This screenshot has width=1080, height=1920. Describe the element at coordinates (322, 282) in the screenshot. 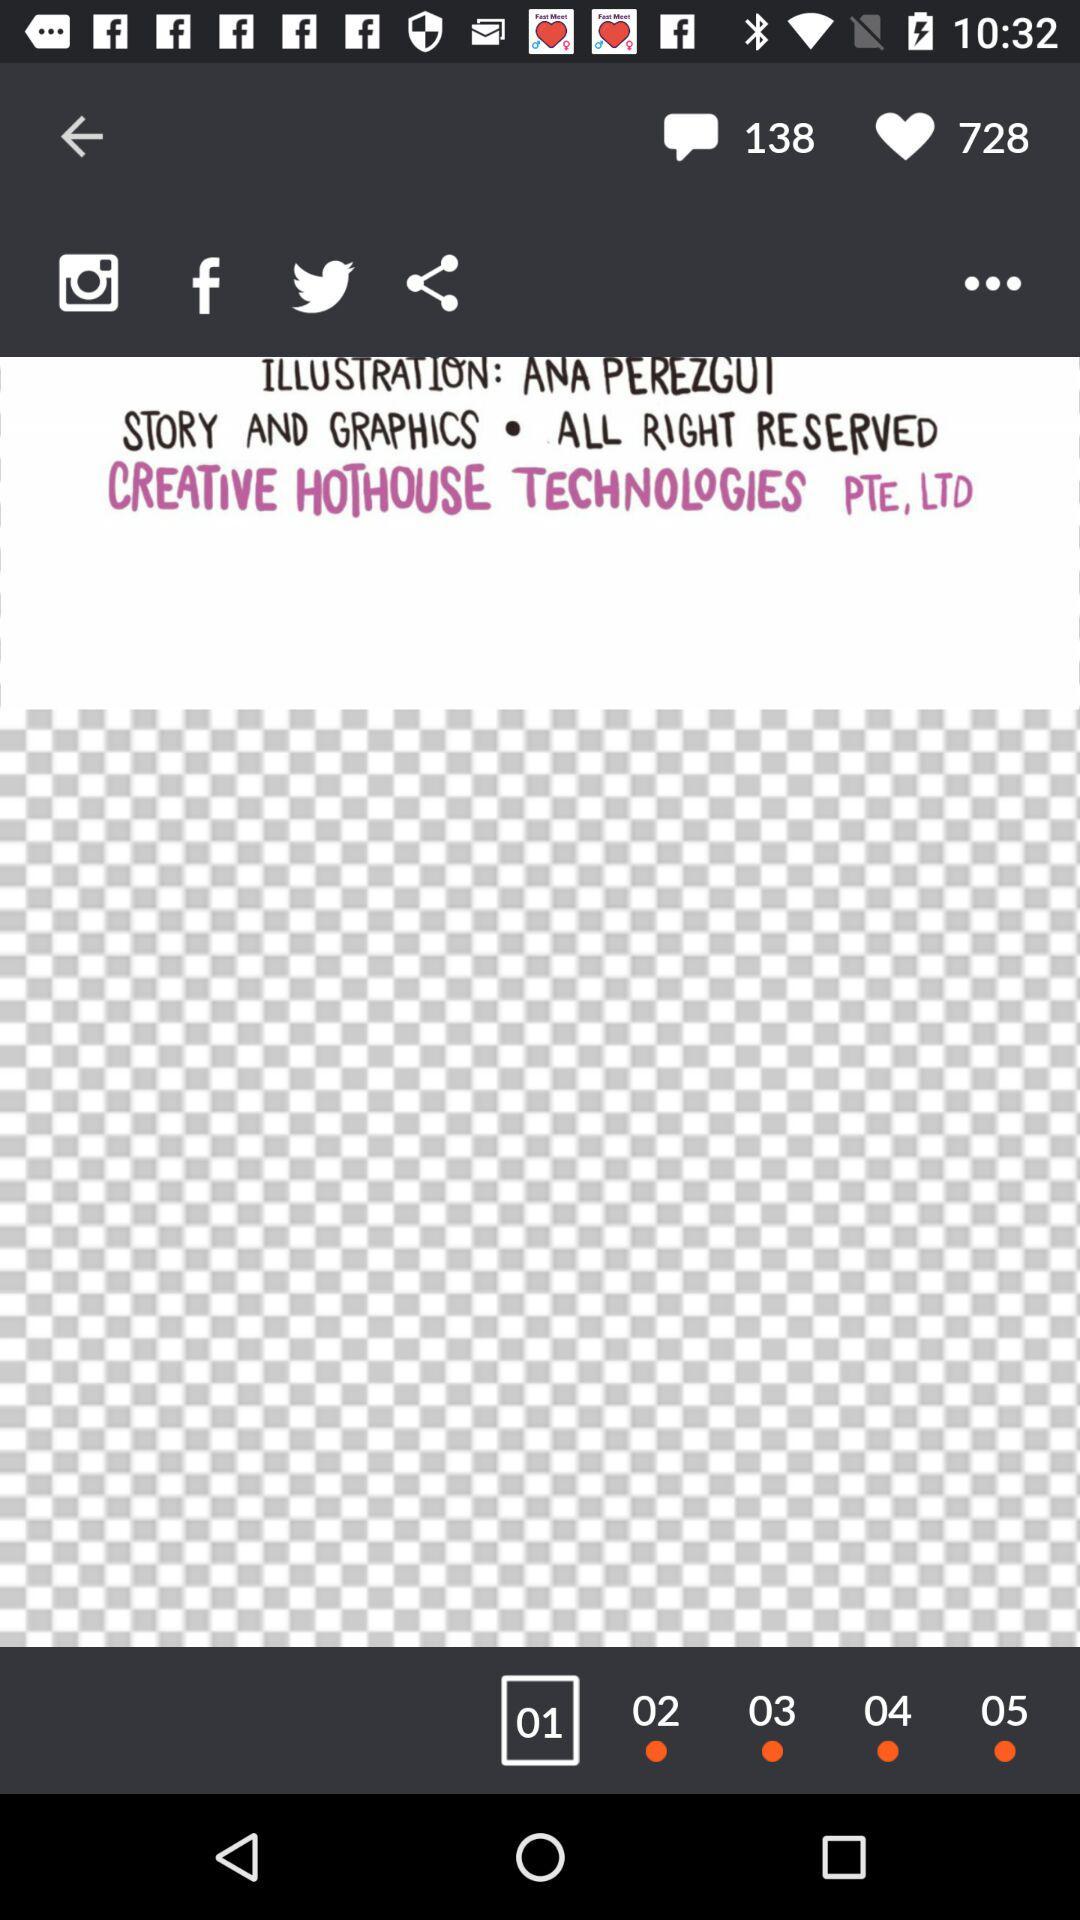

I see `share to twitter` at that location.